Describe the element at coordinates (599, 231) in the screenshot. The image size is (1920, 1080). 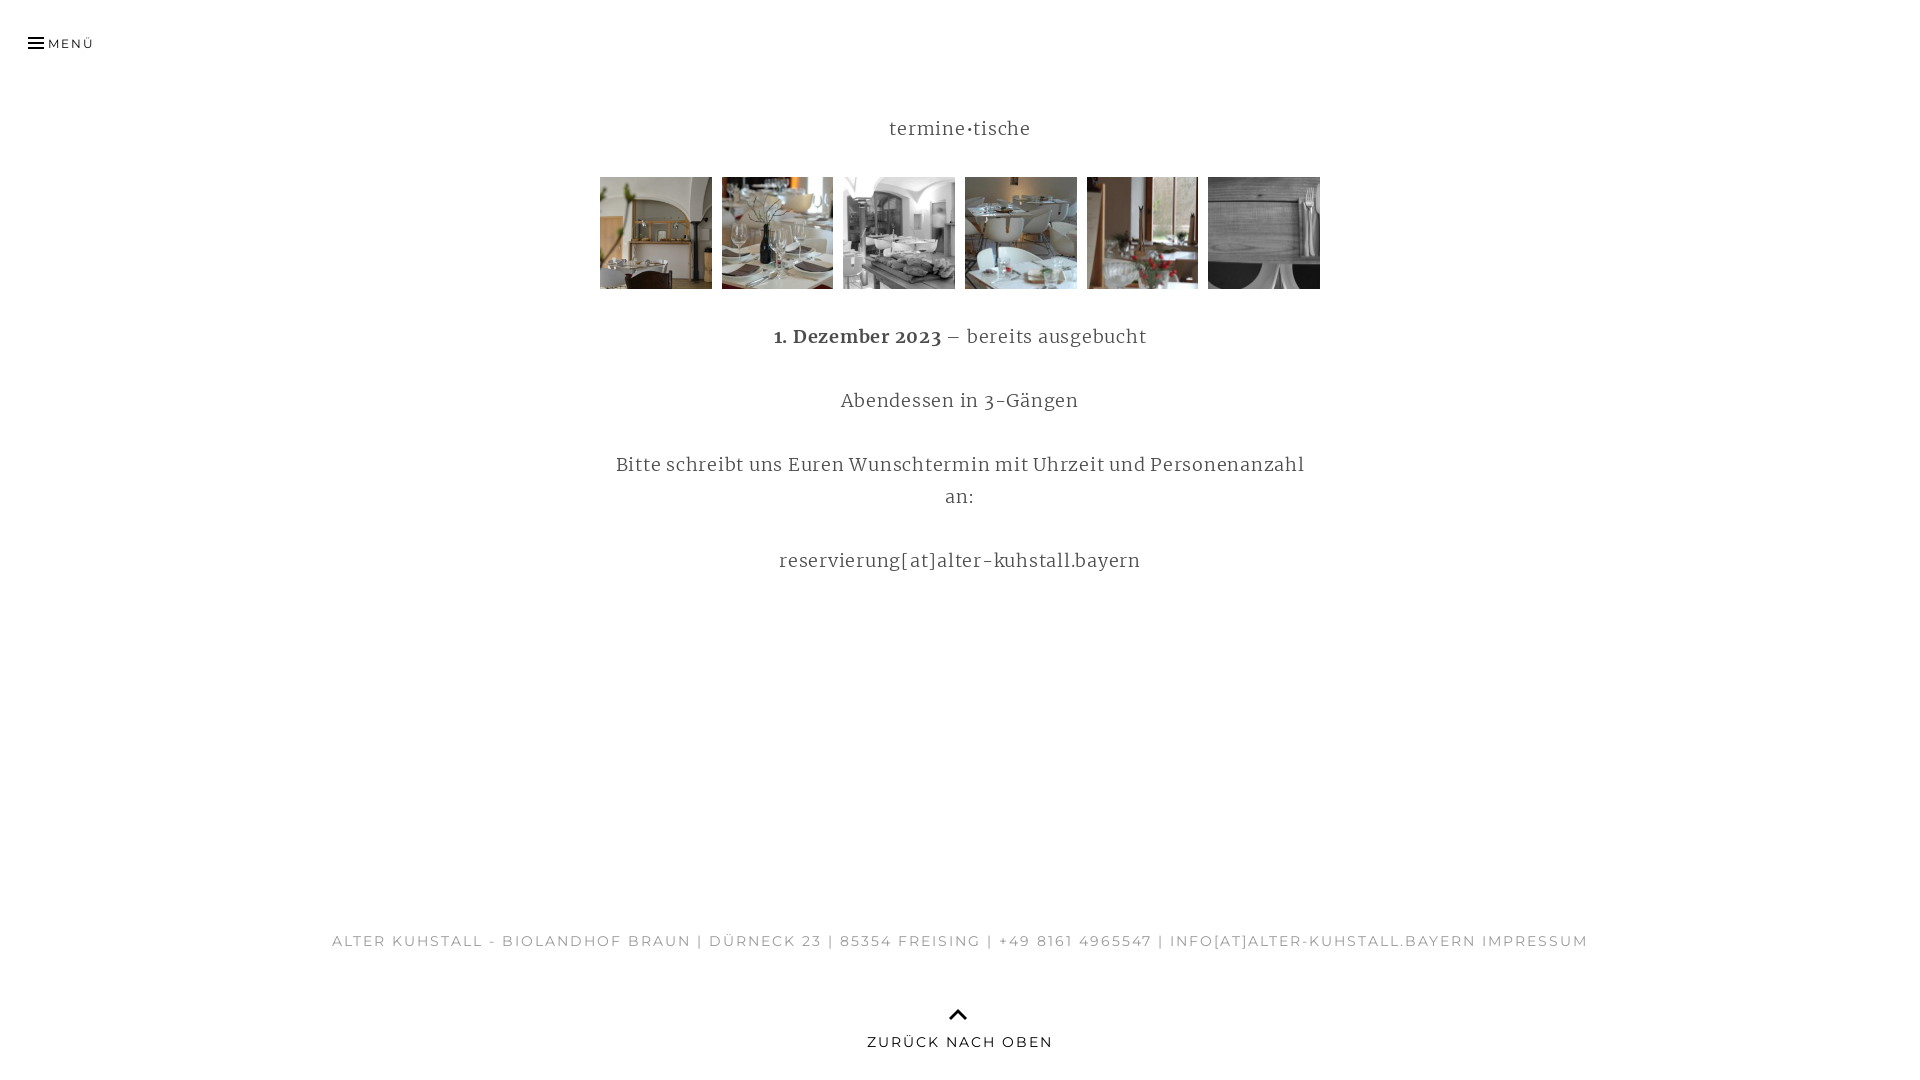
I see `'Raum 1'` at that location.